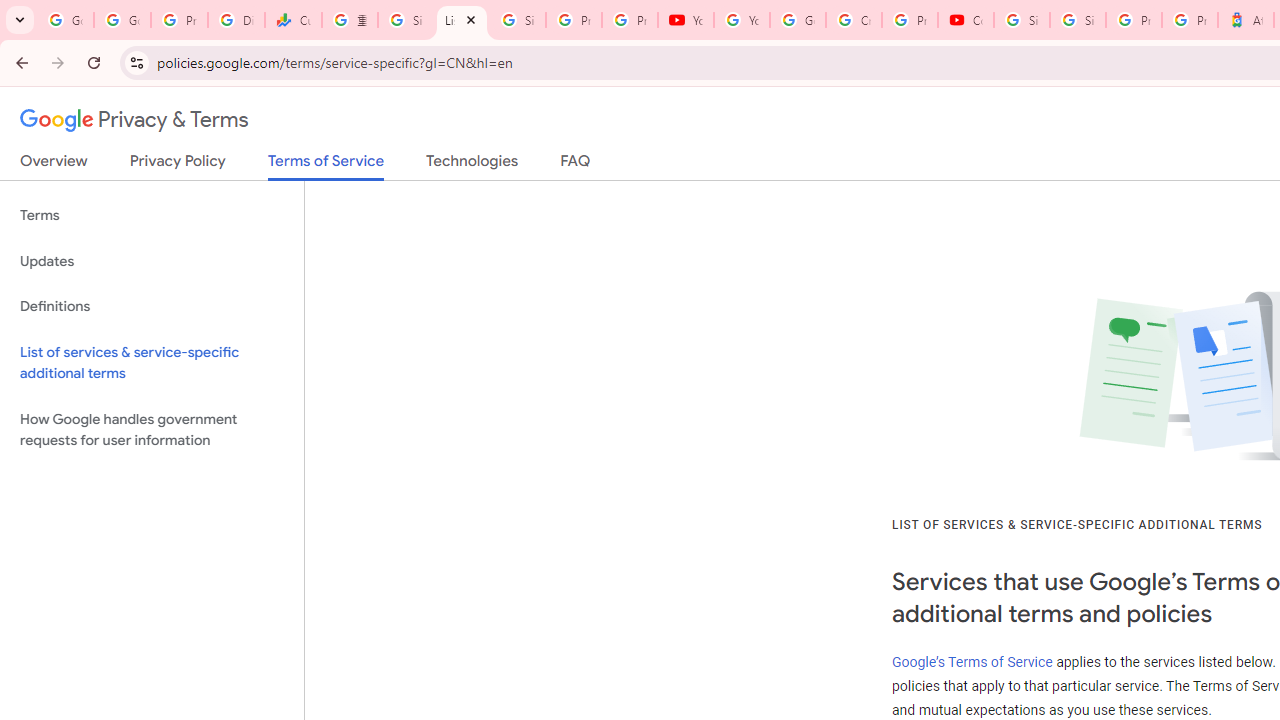  I want to click on 'Currencies - Google Finance', so click(292, 20).